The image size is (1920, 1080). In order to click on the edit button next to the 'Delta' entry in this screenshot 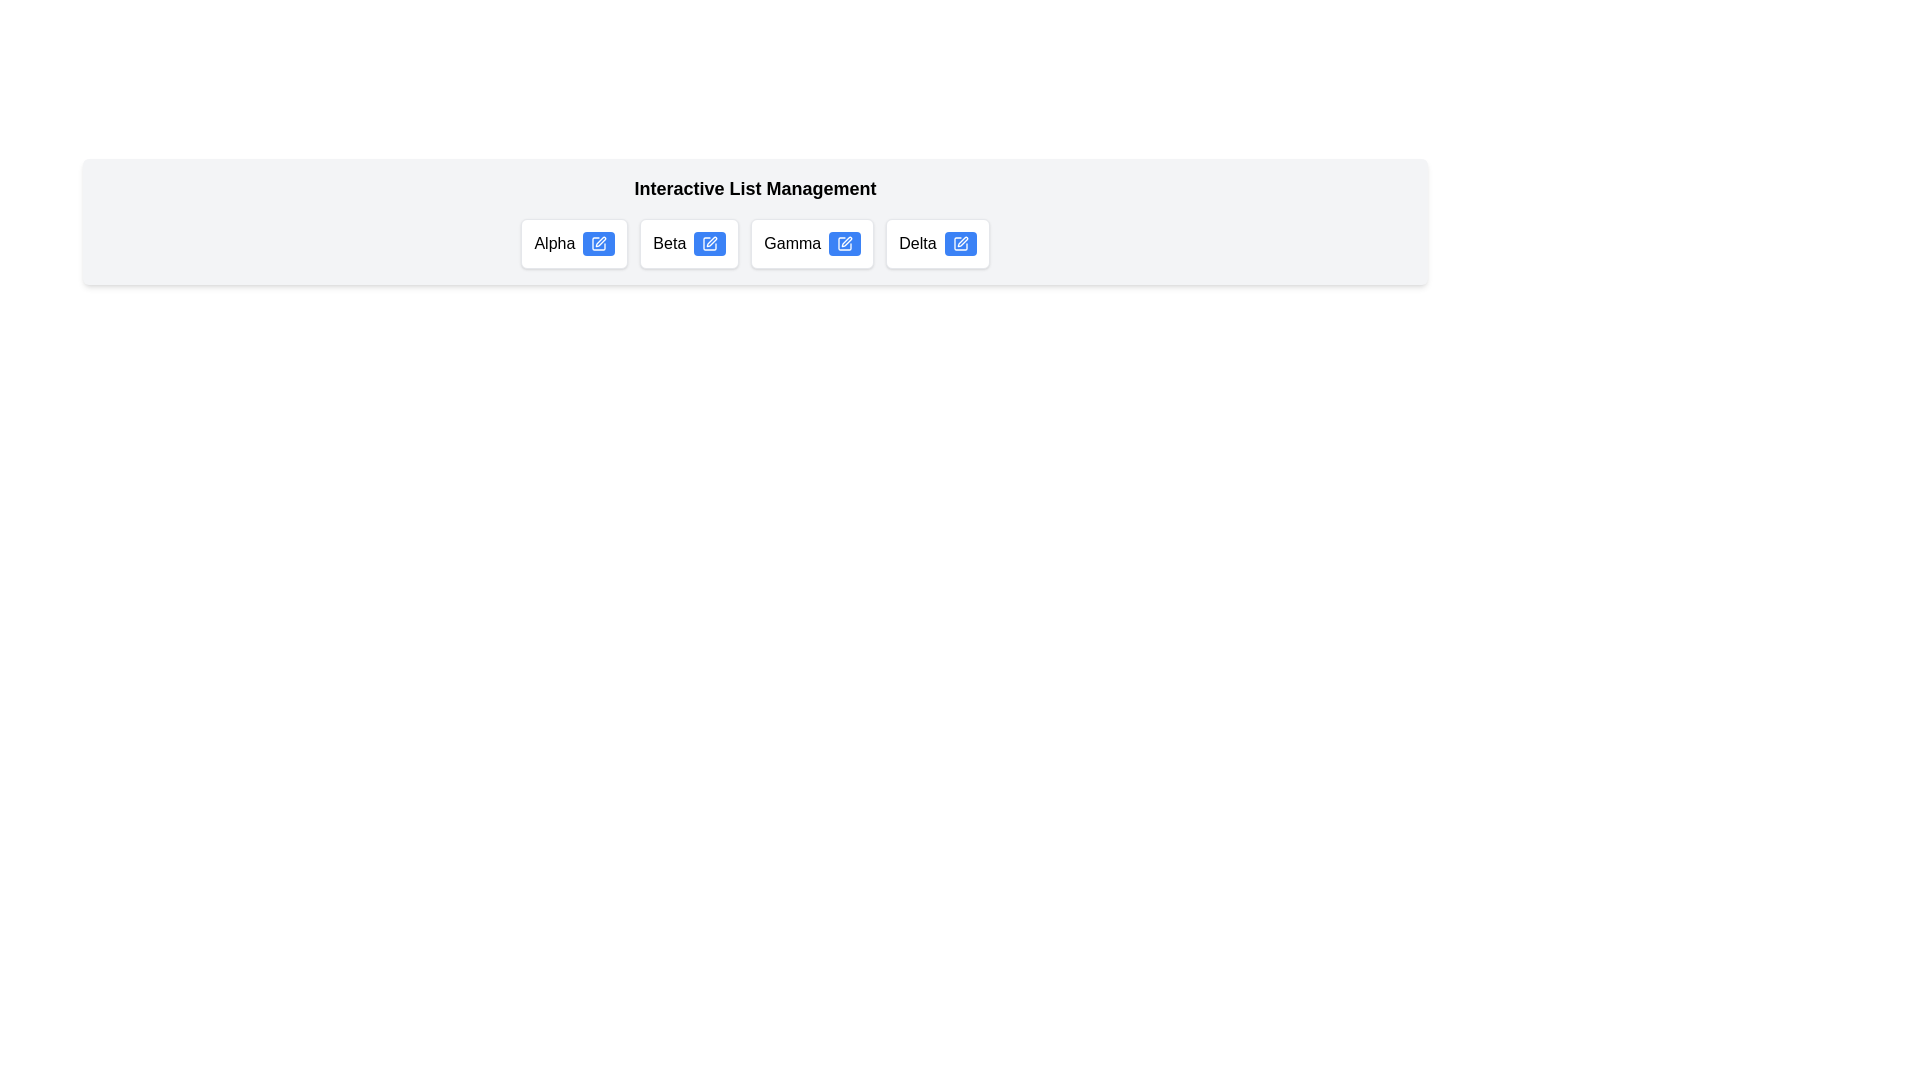, I will do `click(960, 242)`.